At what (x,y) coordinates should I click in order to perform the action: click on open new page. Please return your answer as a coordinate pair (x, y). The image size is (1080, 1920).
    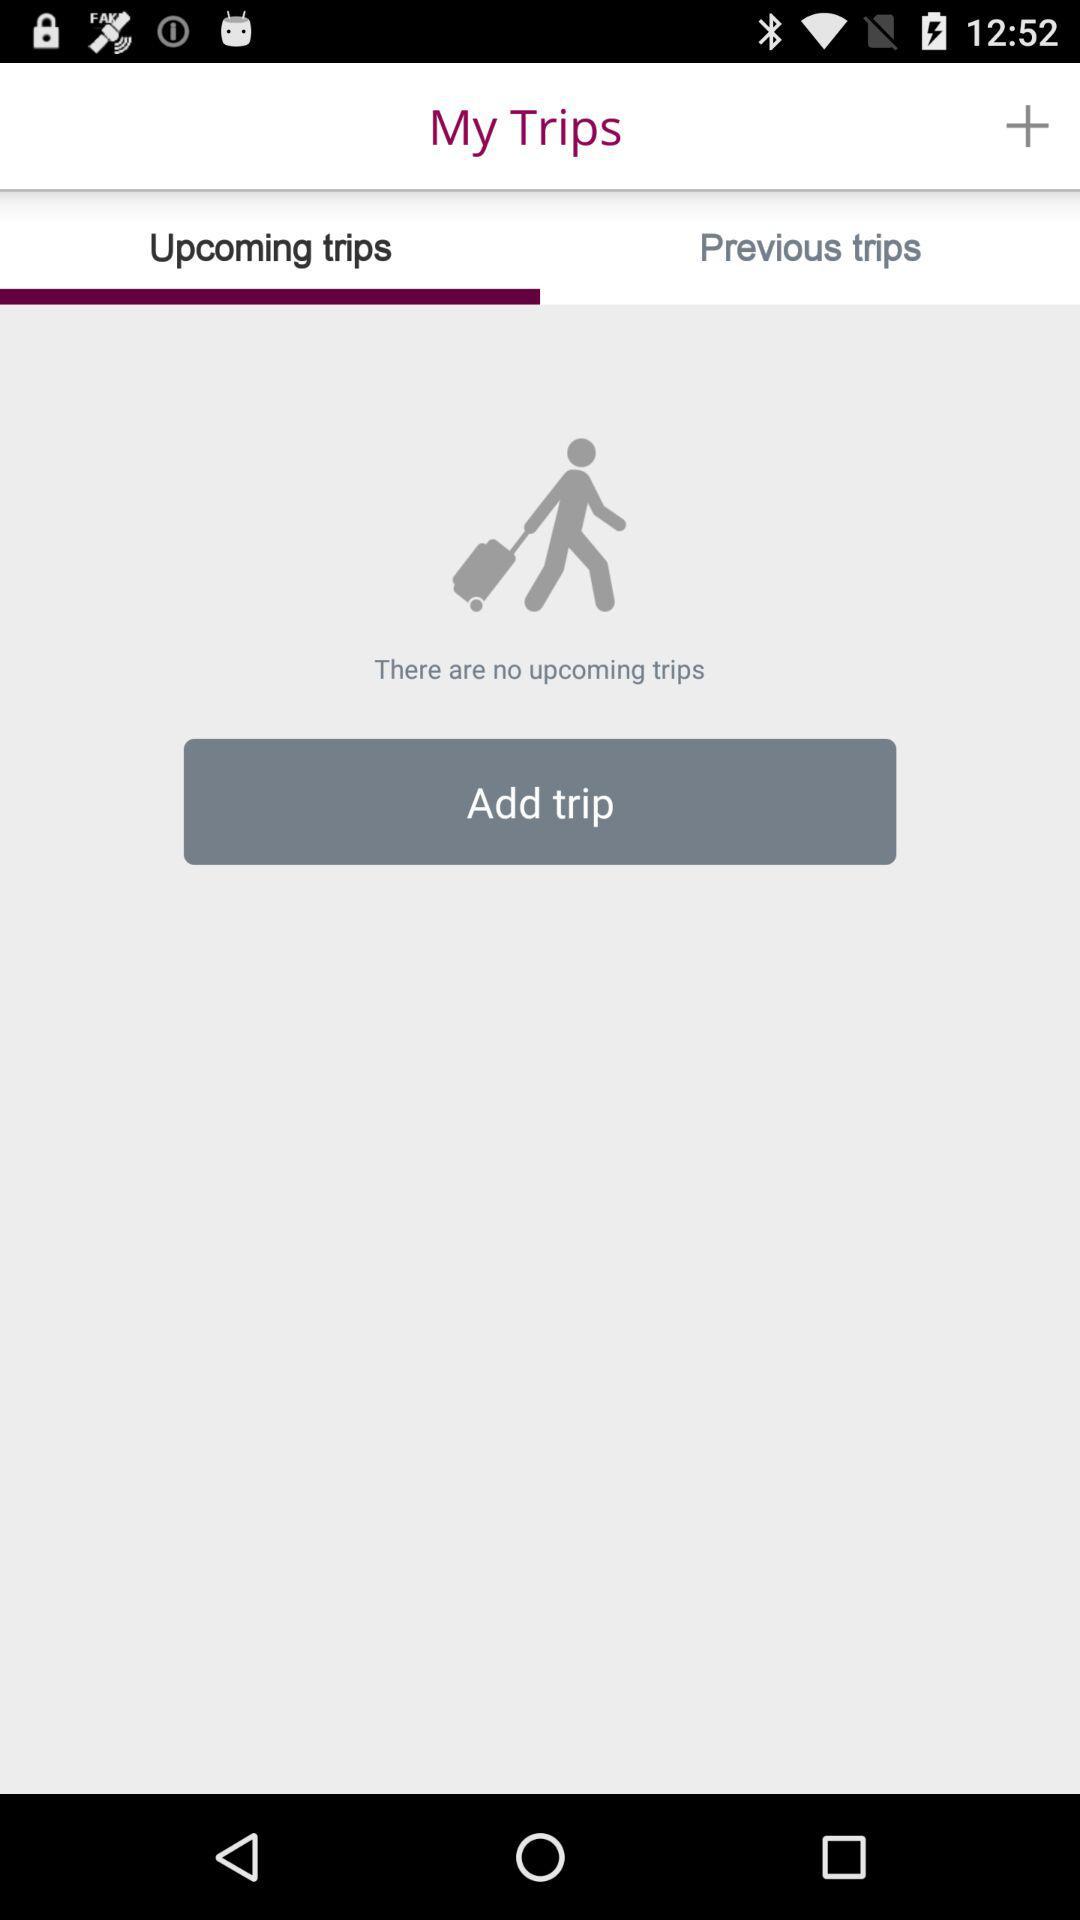
    Looking at the image, I should click on (1027, 124).